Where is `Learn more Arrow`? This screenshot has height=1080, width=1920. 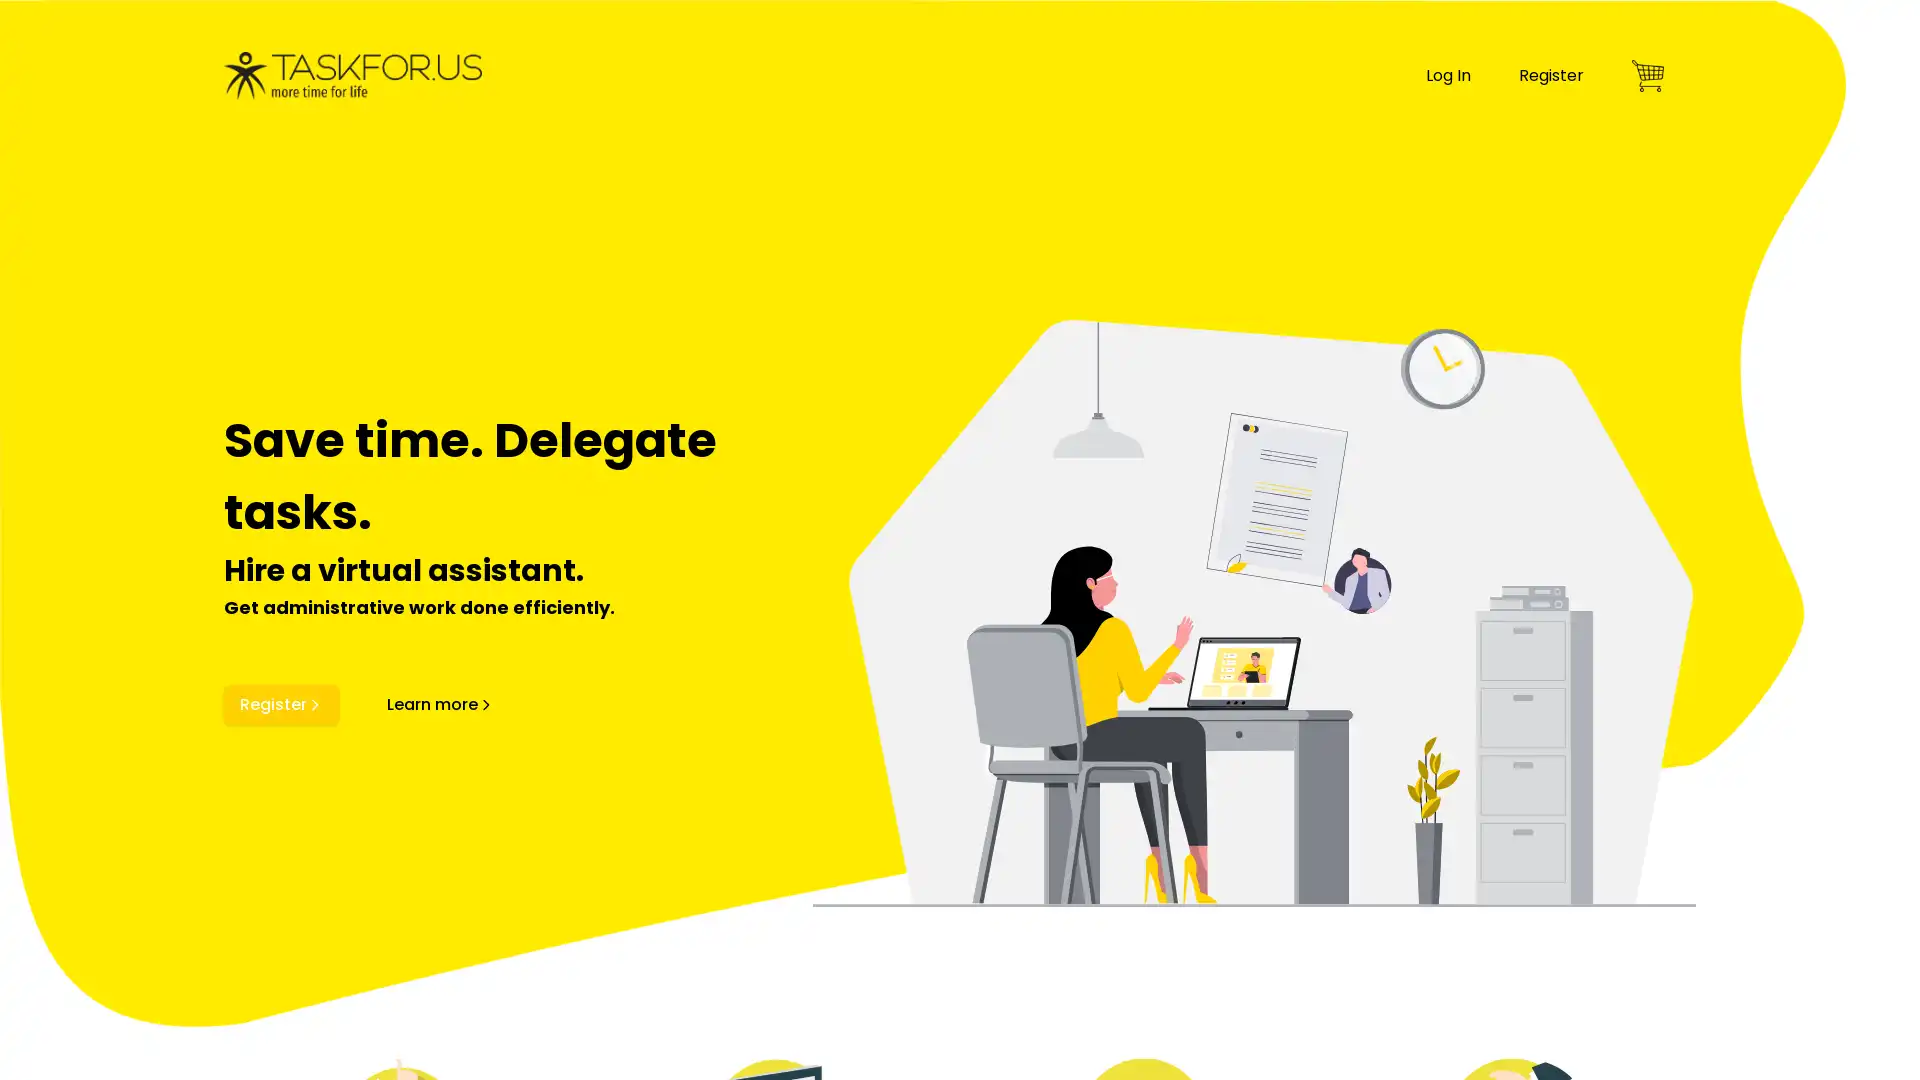
Learn more Arrow is located at coordinates (439, 704).